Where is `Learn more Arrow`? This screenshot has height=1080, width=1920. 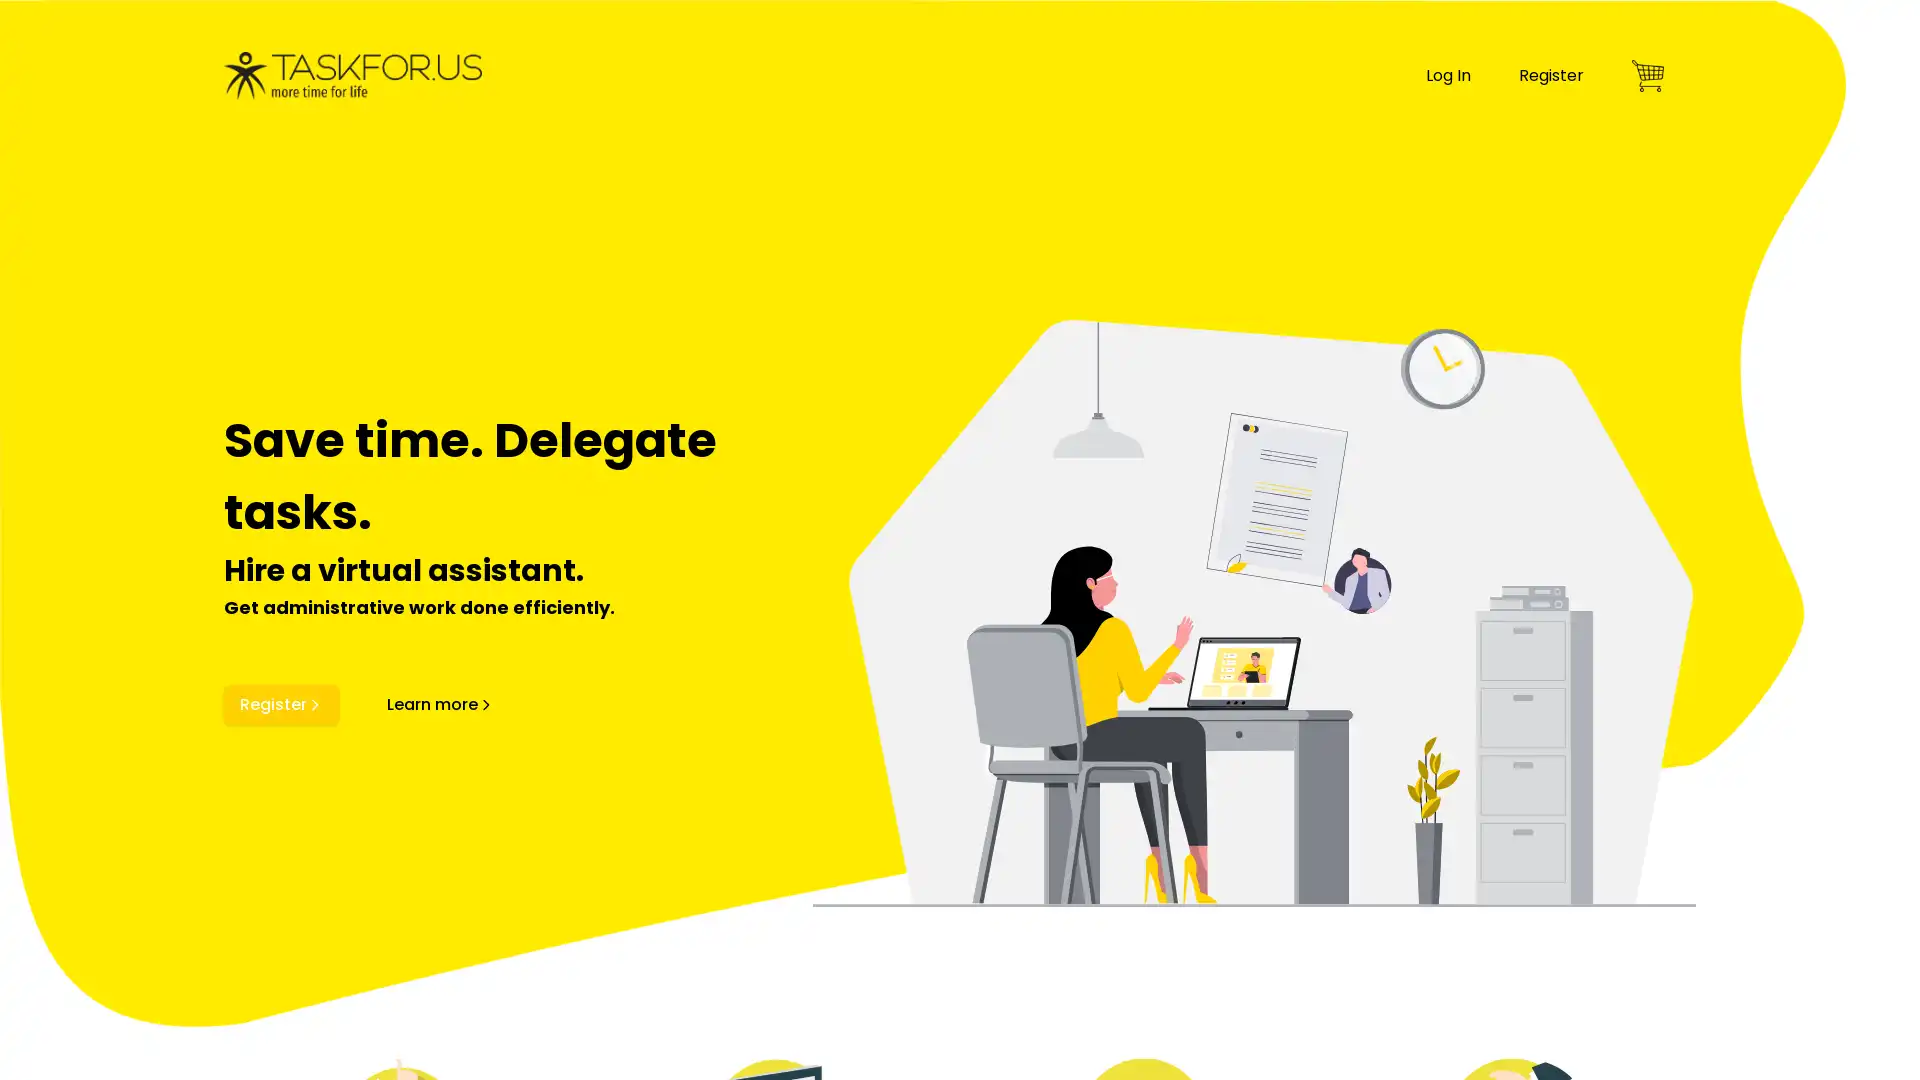
Learn more Arrow is located at coordinates (439, 704).